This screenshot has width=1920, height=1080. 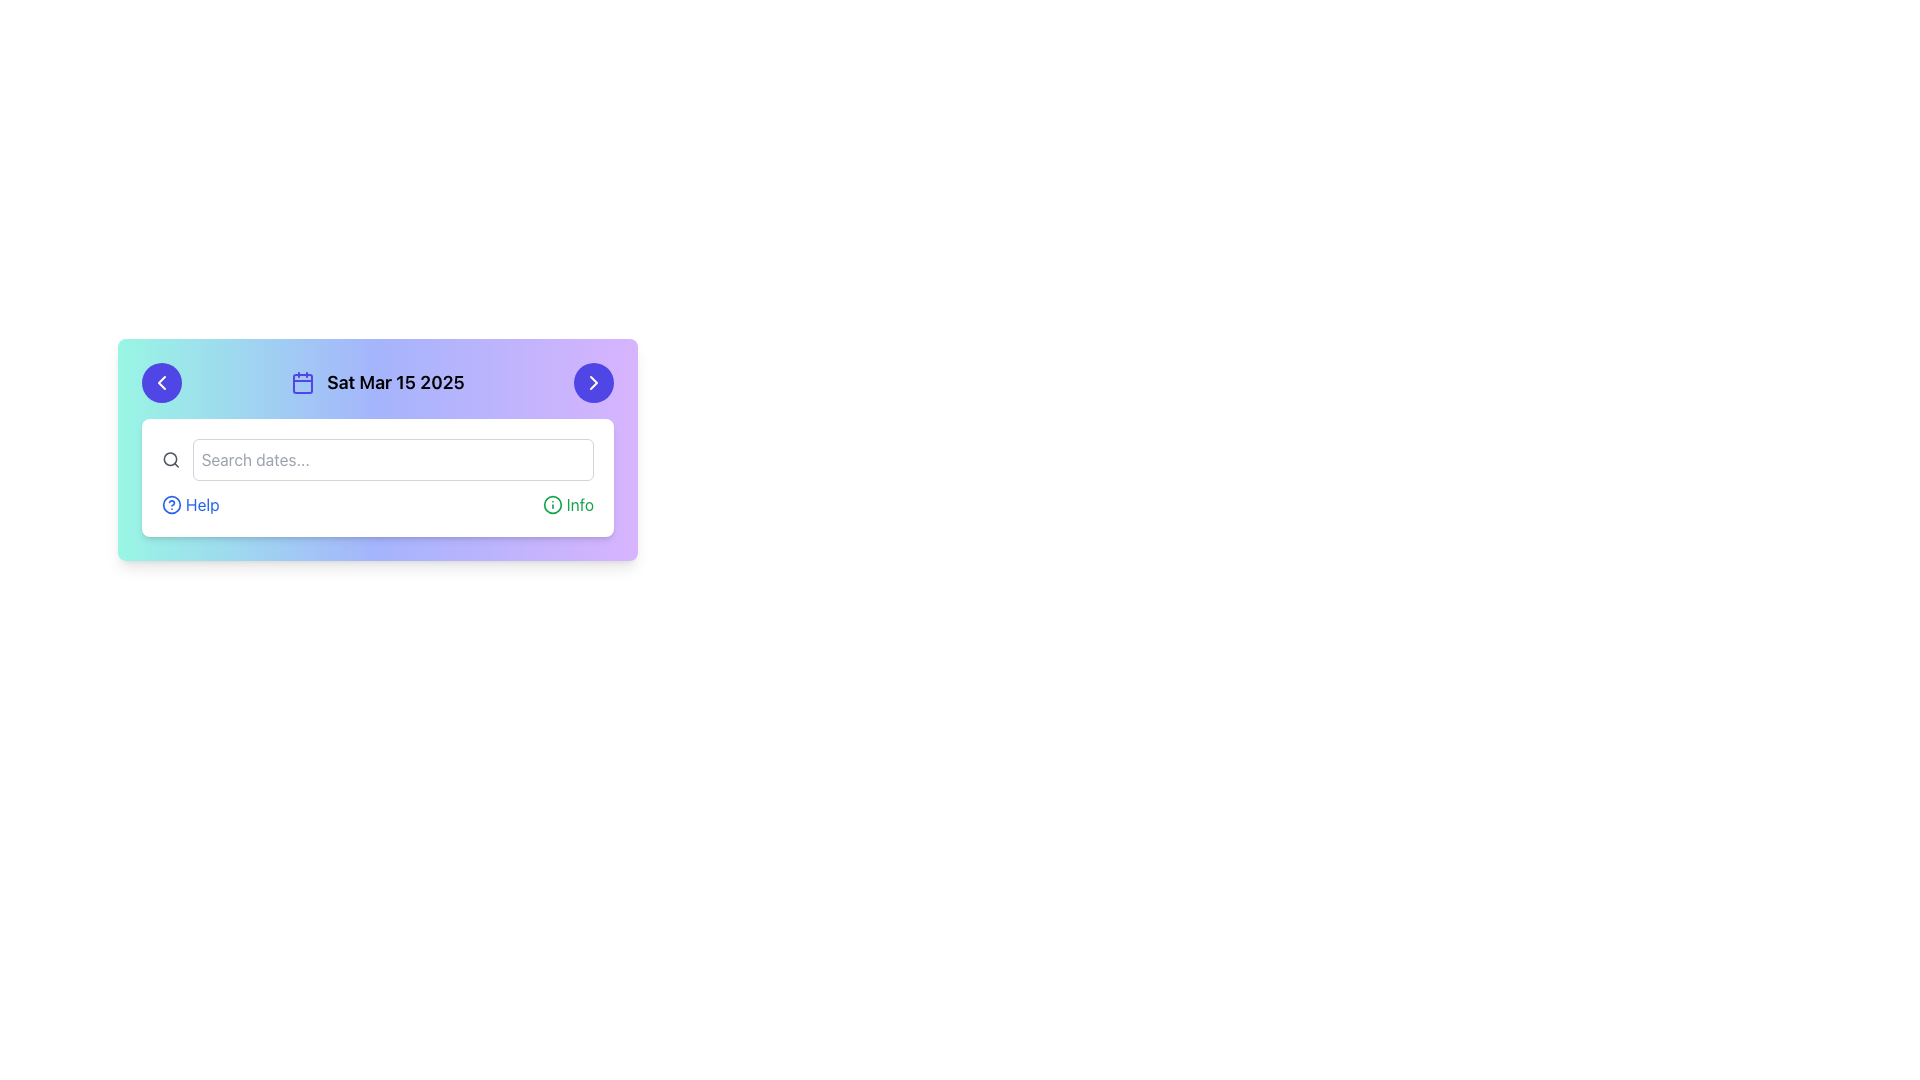 I want to click on the calendar icon with a purple outline located to the left of the text 'Sat Mar 15 2025', so click(x=302, y=382).